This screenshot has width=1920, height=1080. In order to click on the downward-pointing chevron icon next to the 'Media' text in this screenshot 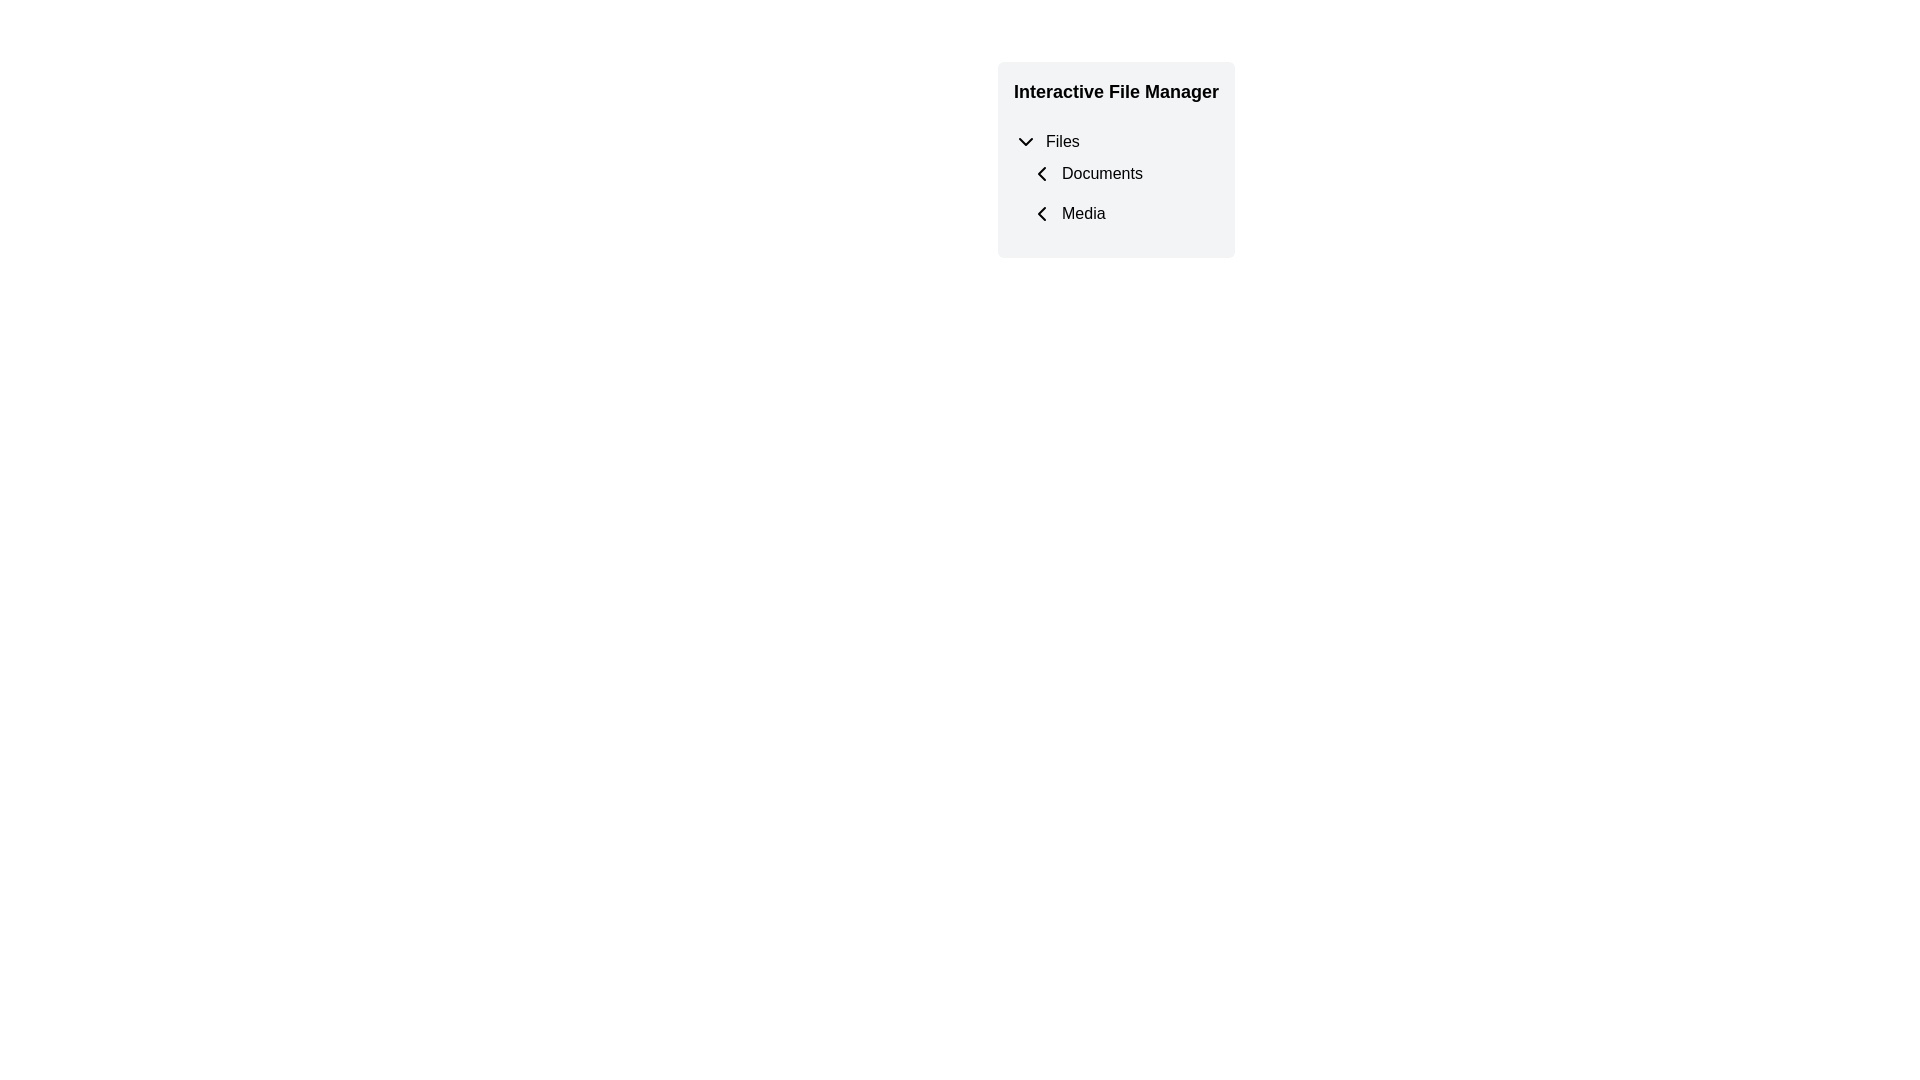, I will do `click(1040, 213)`.